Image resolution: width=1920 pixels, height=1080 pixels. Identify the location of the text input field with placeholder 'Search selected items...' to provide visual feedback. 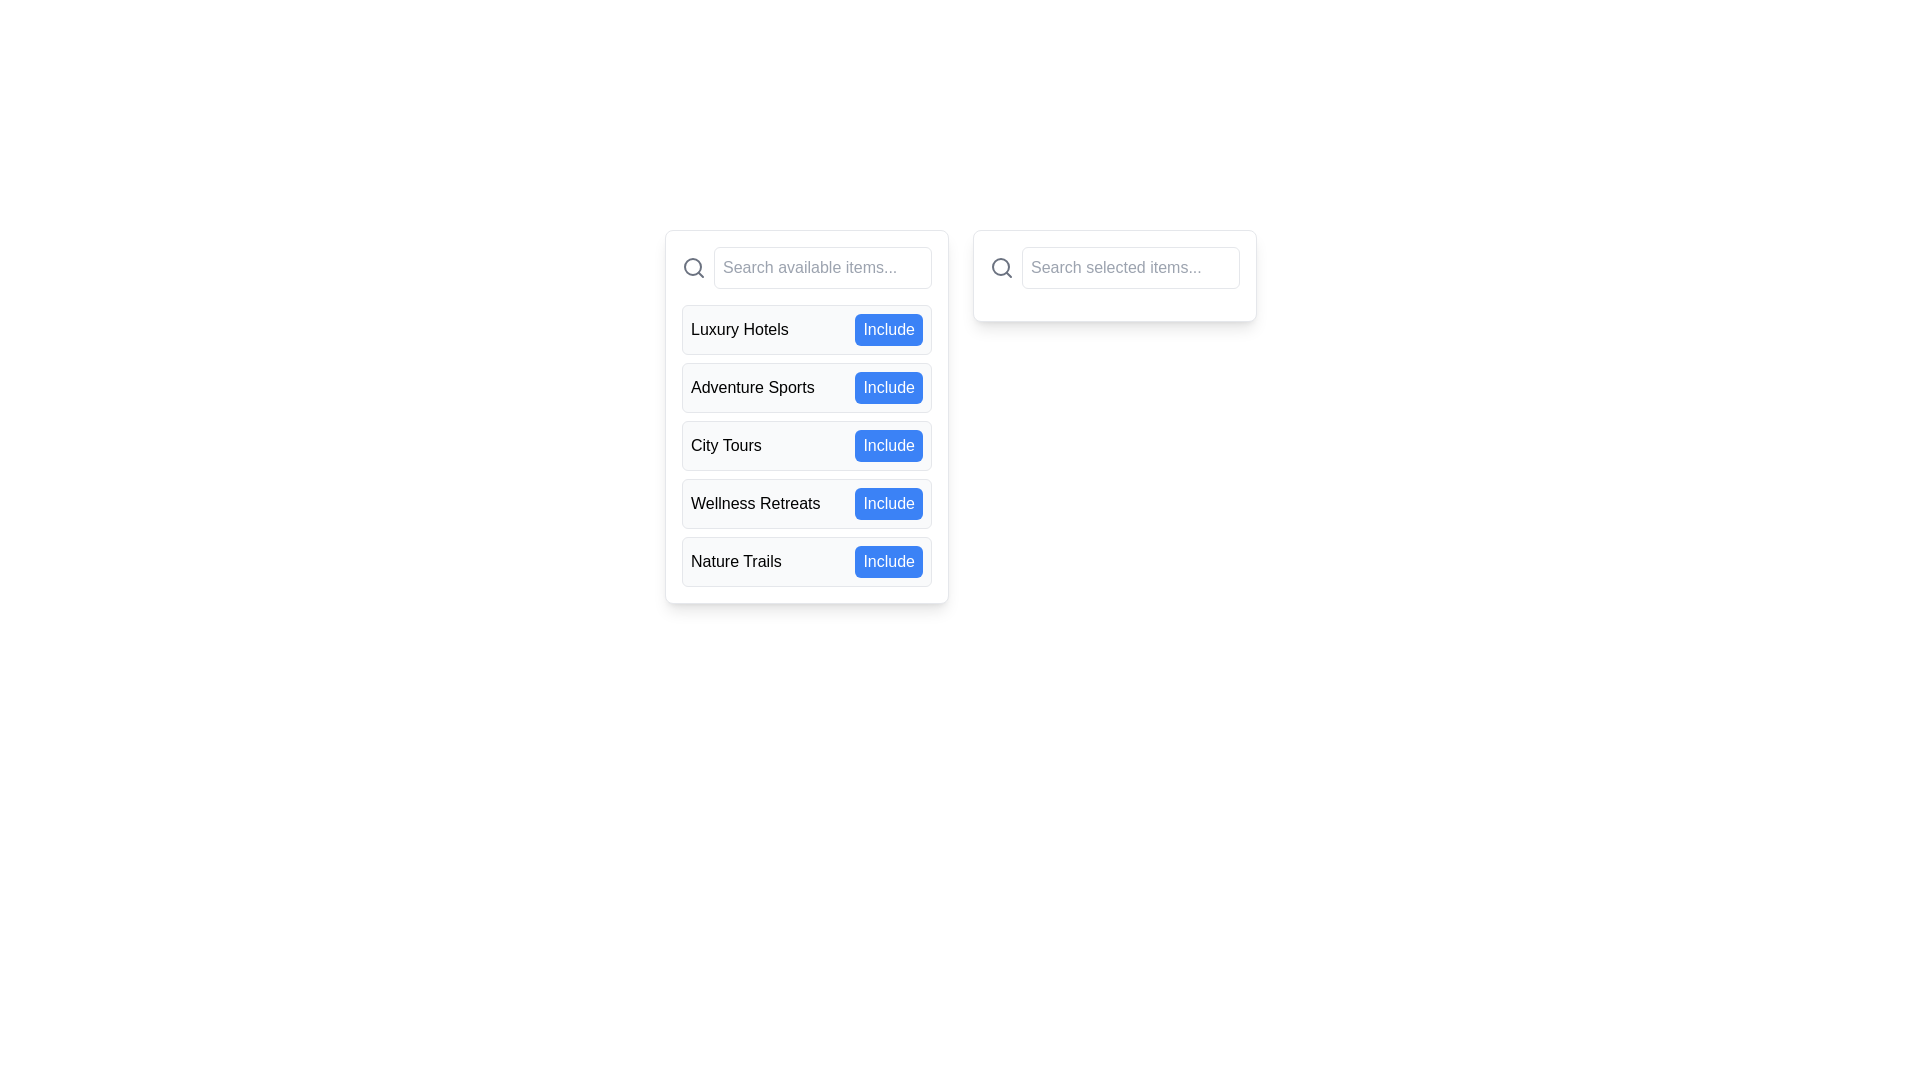
(1131, 266).